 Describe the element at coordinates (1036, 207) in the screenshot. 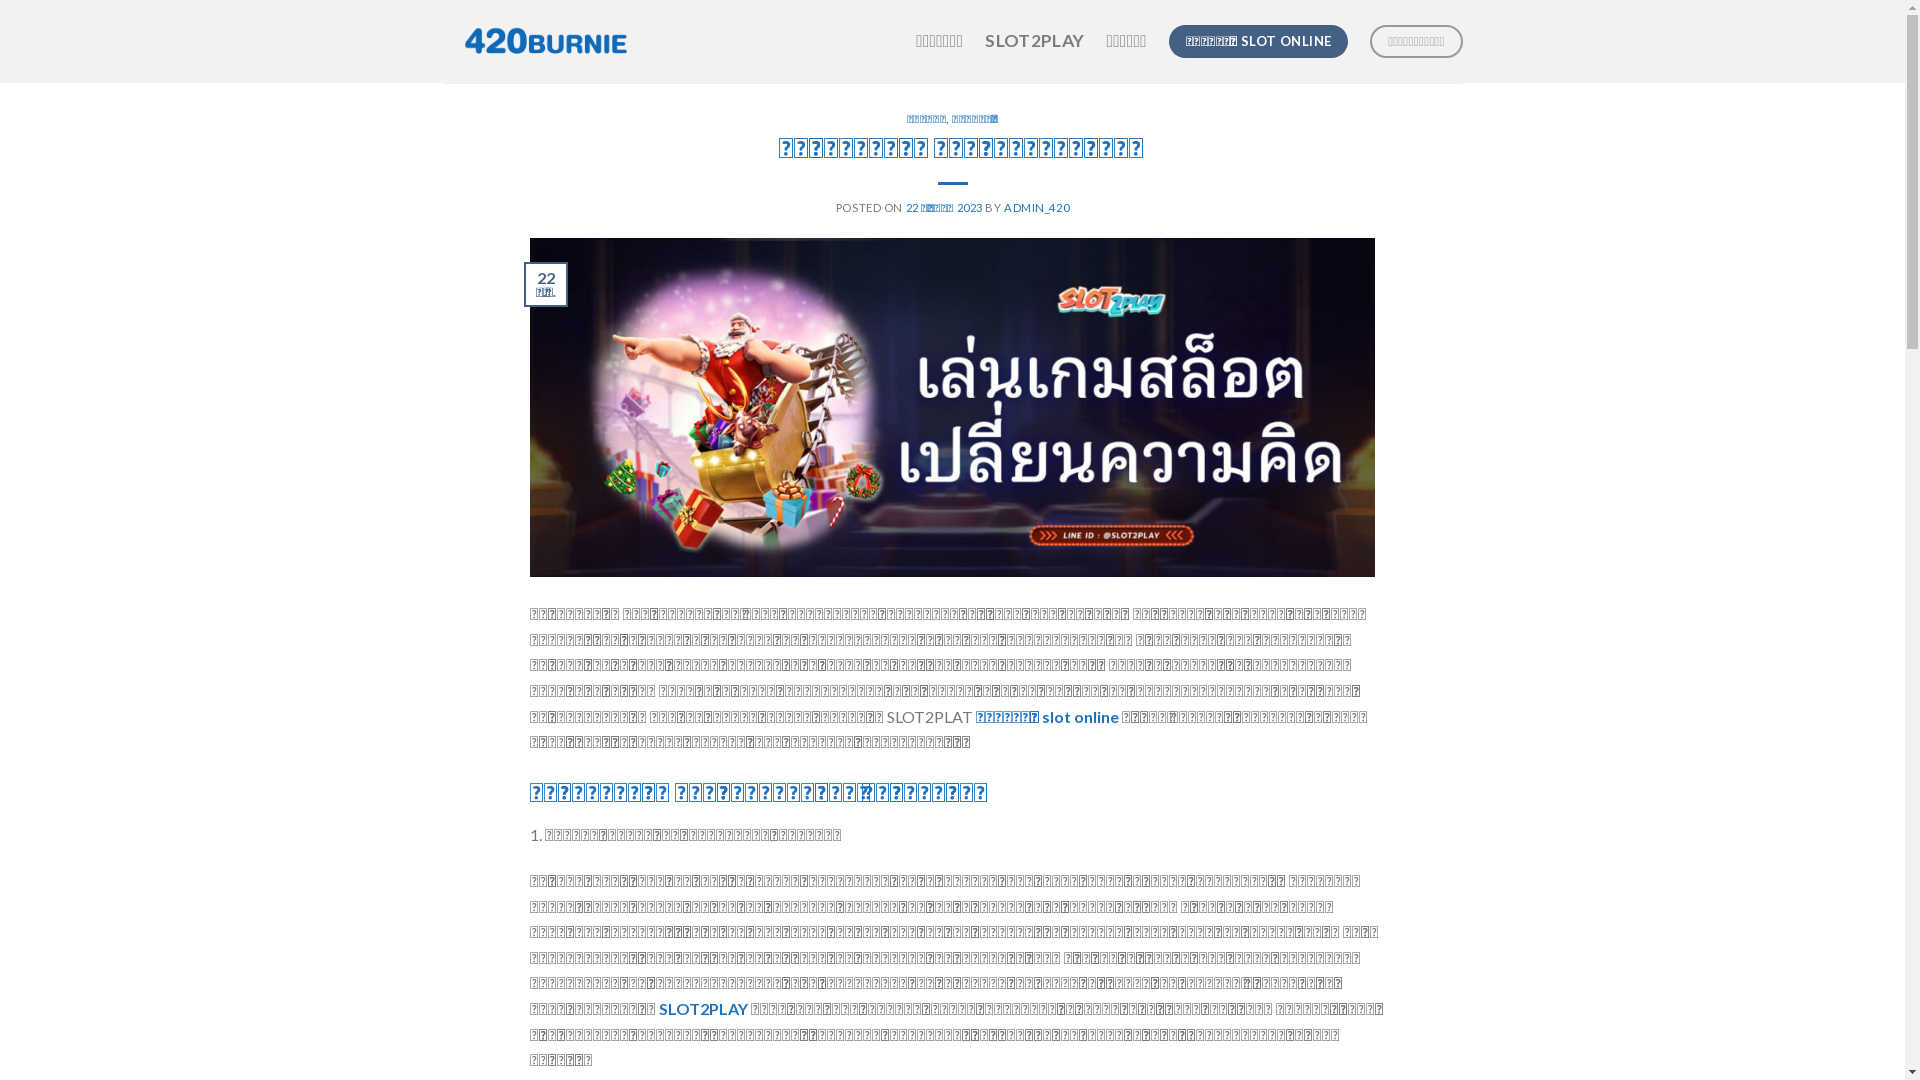

I see `'ADMIN_420'` at that location.